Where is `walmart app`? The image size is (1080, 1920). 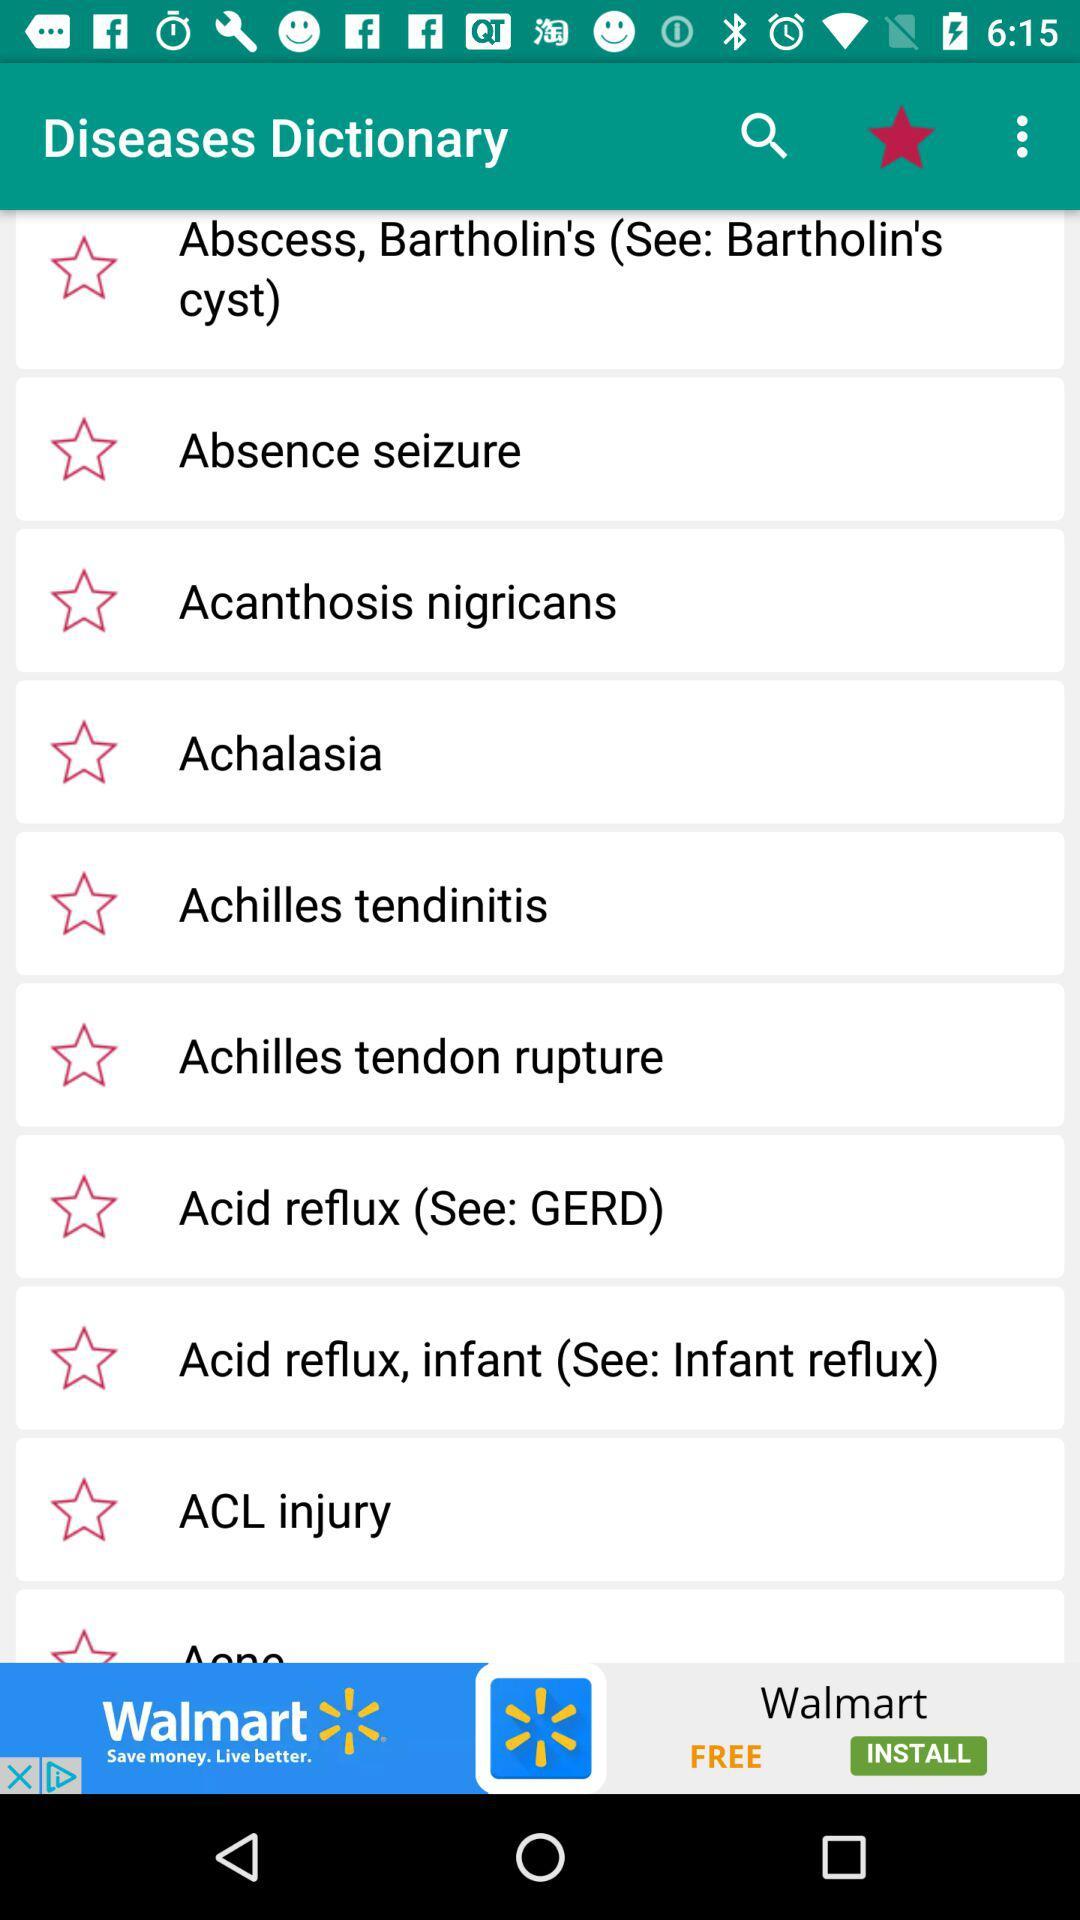 walmart app is located at coordinates (540, 1727).